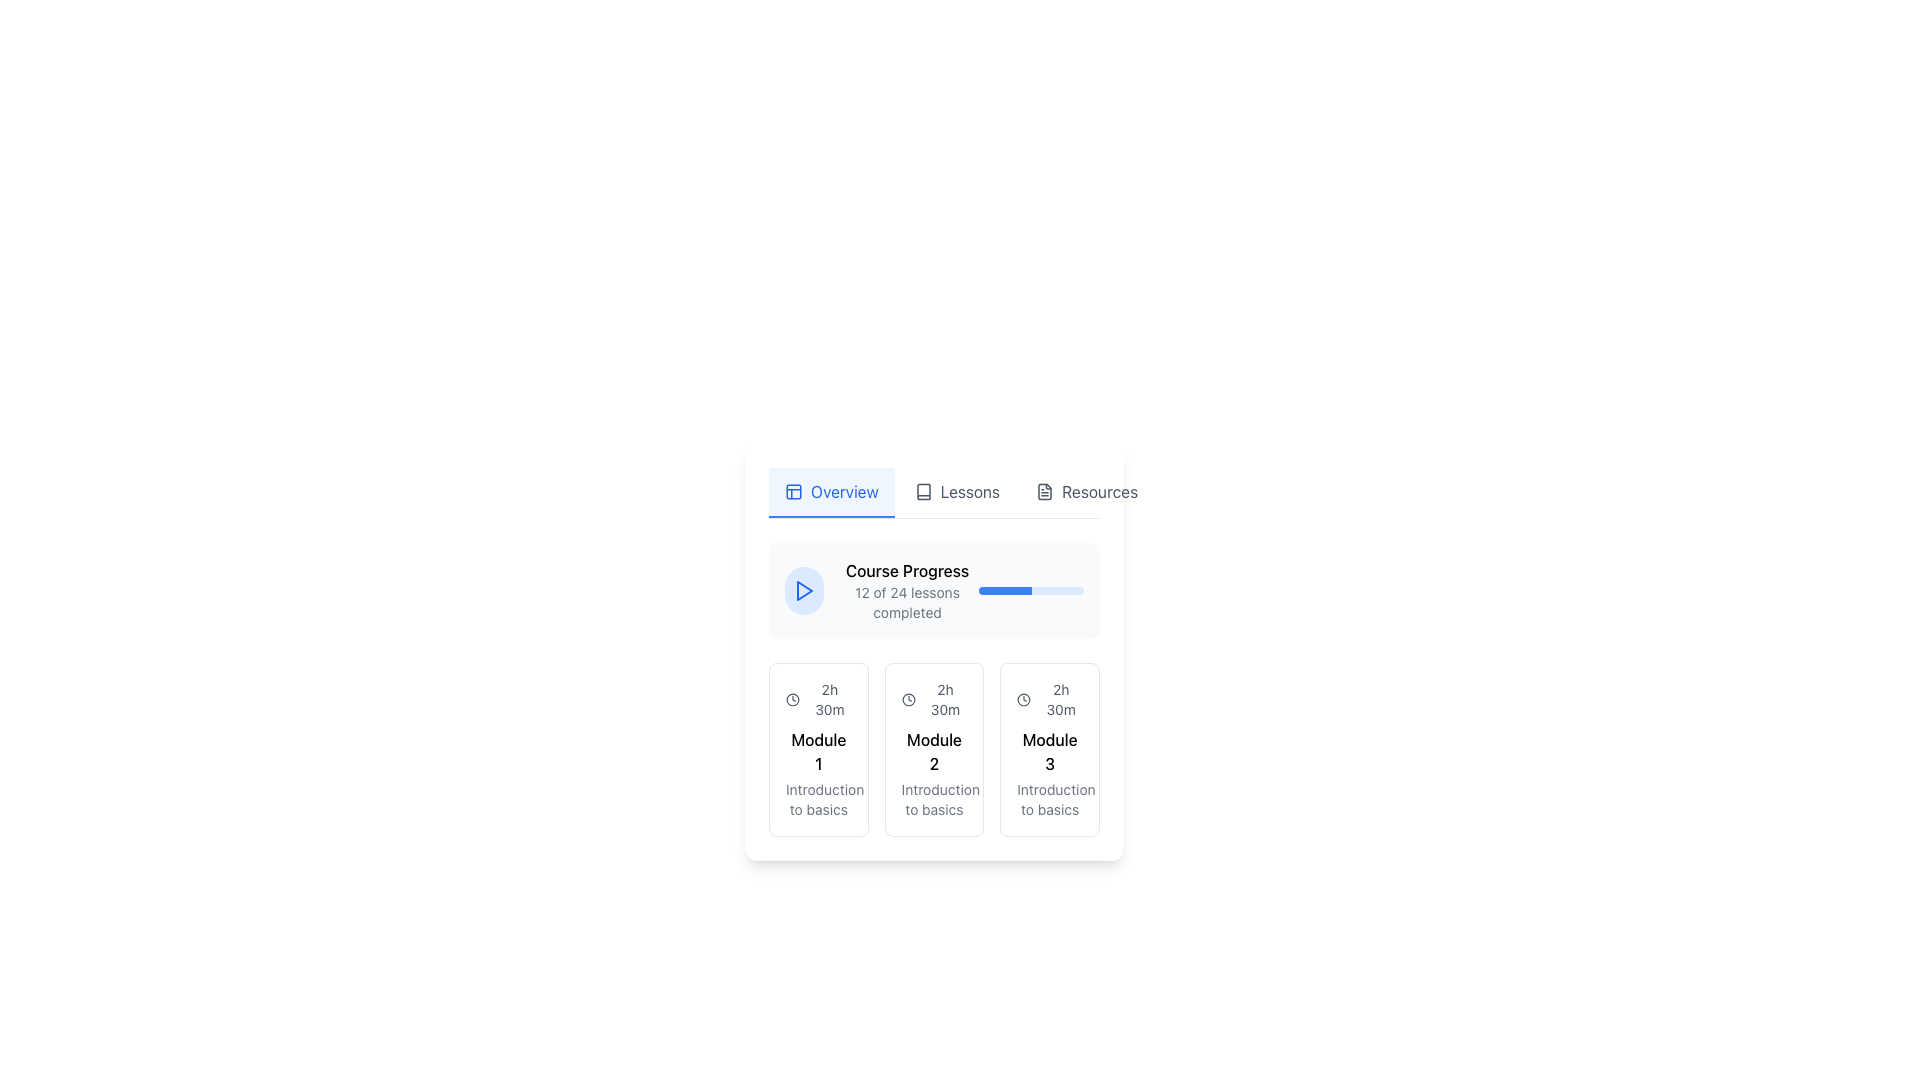 This screenshot has width=1920, height=1080. What do you see at coordinates (791, 698) in the screenshot?
I see `the minimalist clock icon located in the first card labeled 'Module 1', positioned to the left of the text '2h 30m'` at bounding box center [791, 698].